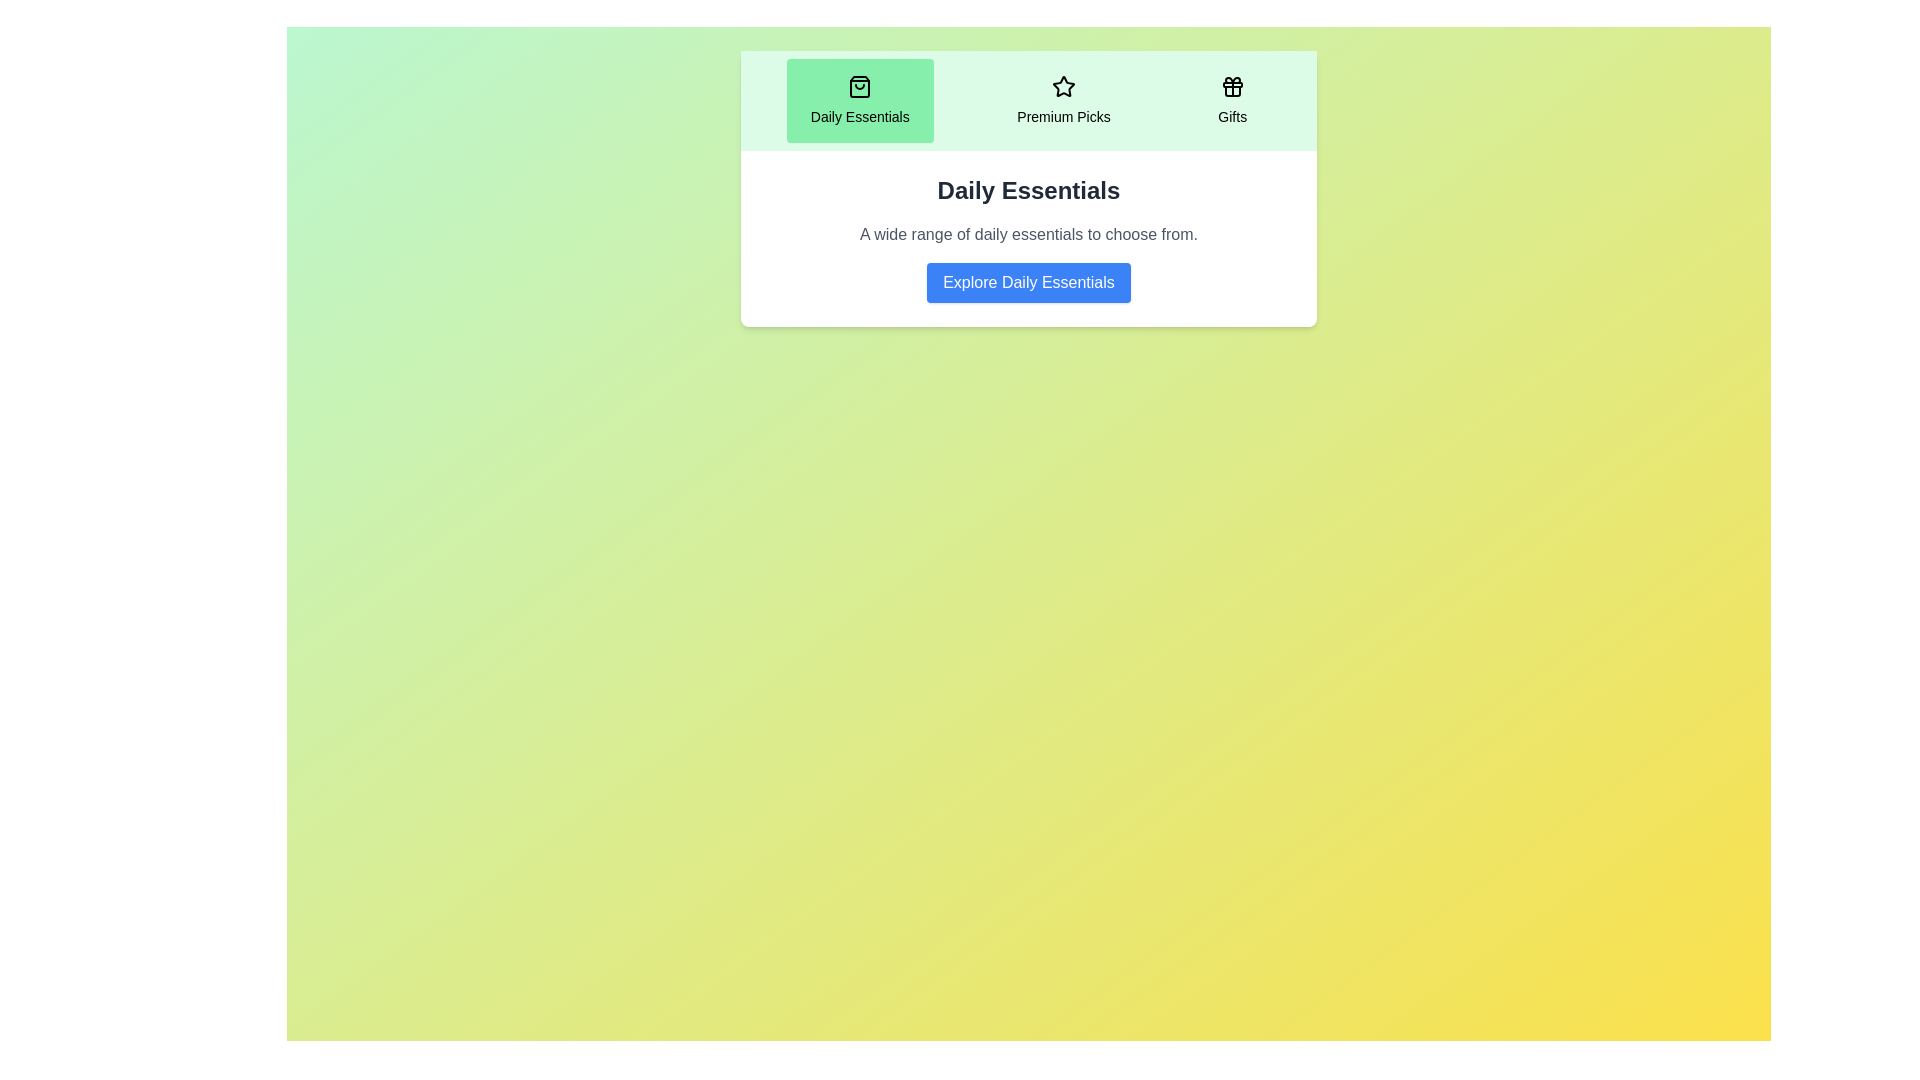 The height and width of the screenshot is (1080, 1920). I want to click on the tab labeled Daily Essentials, so click(859, 100).